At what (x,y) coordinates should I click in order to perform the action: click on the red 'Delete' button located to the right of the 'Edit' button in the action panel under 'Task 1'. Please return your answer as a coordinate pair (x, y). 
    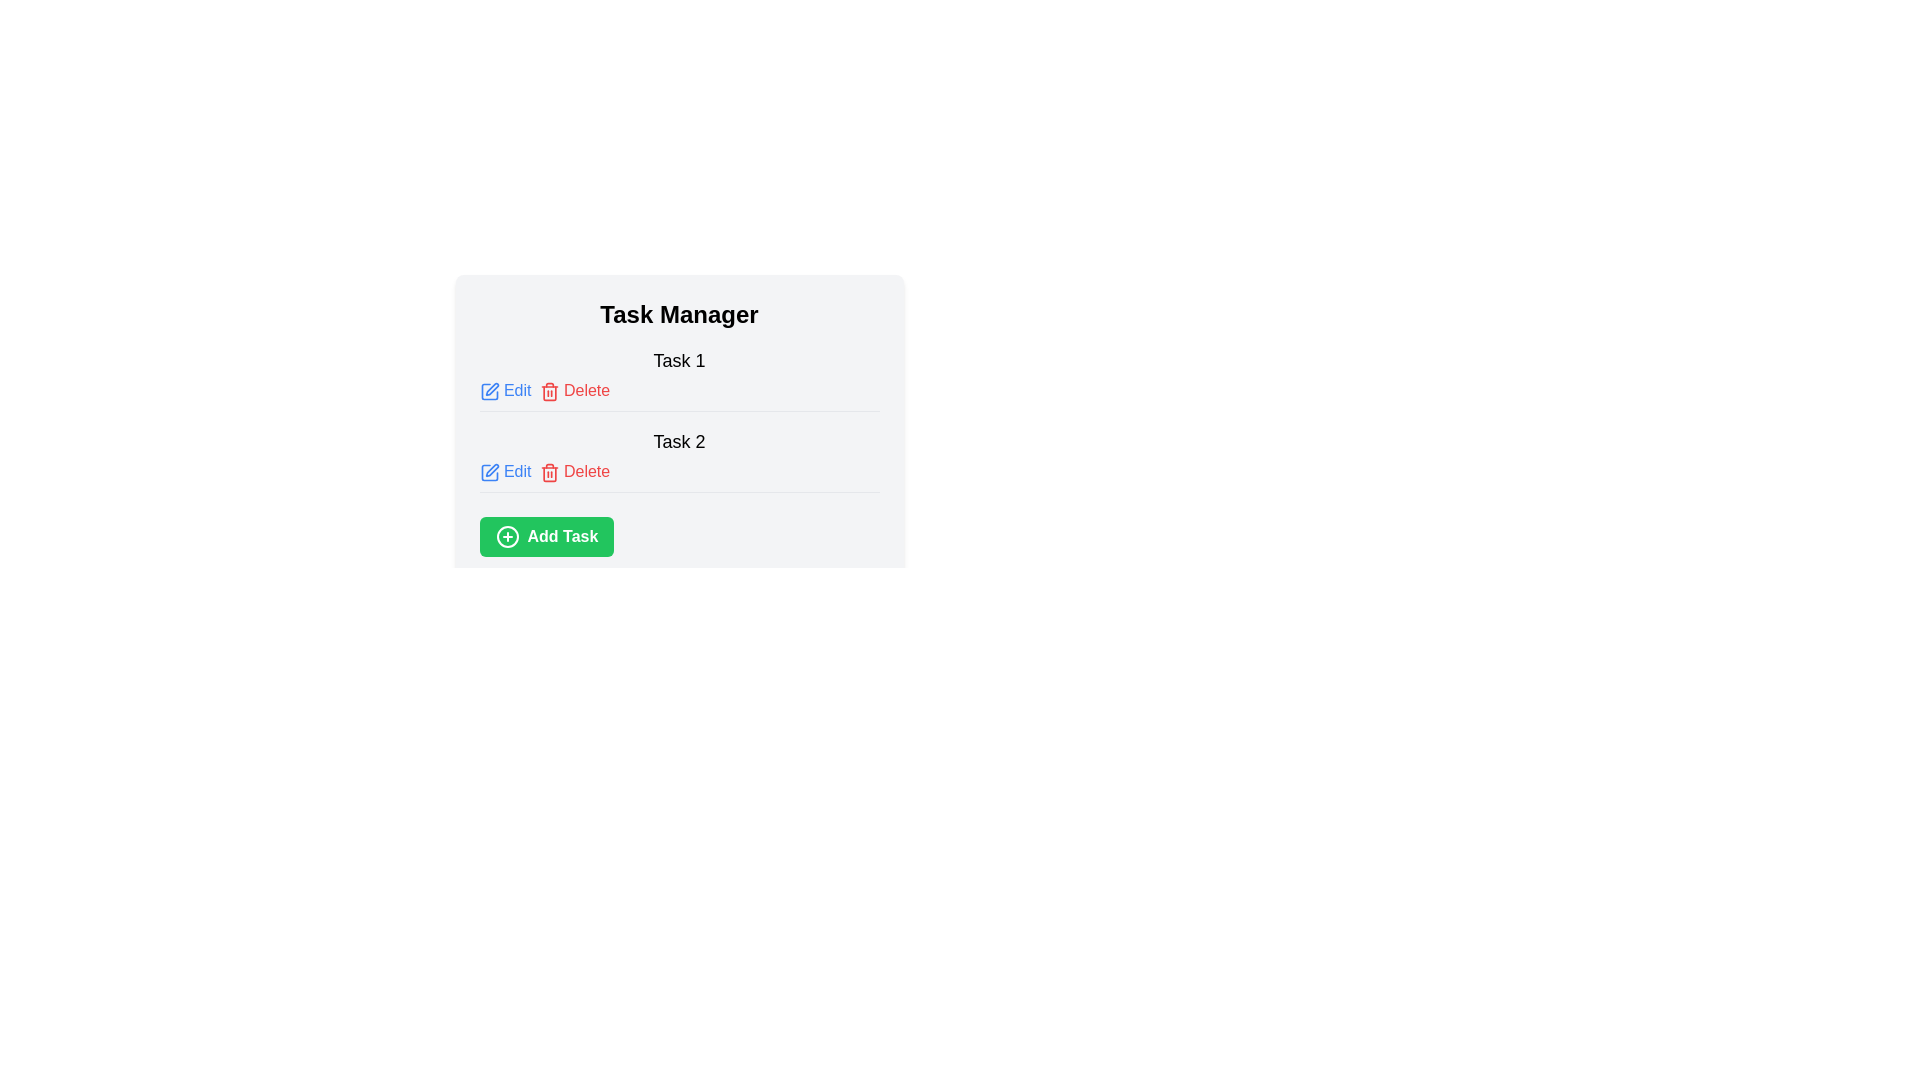
    Looking at the image, I should click on (573, 390).